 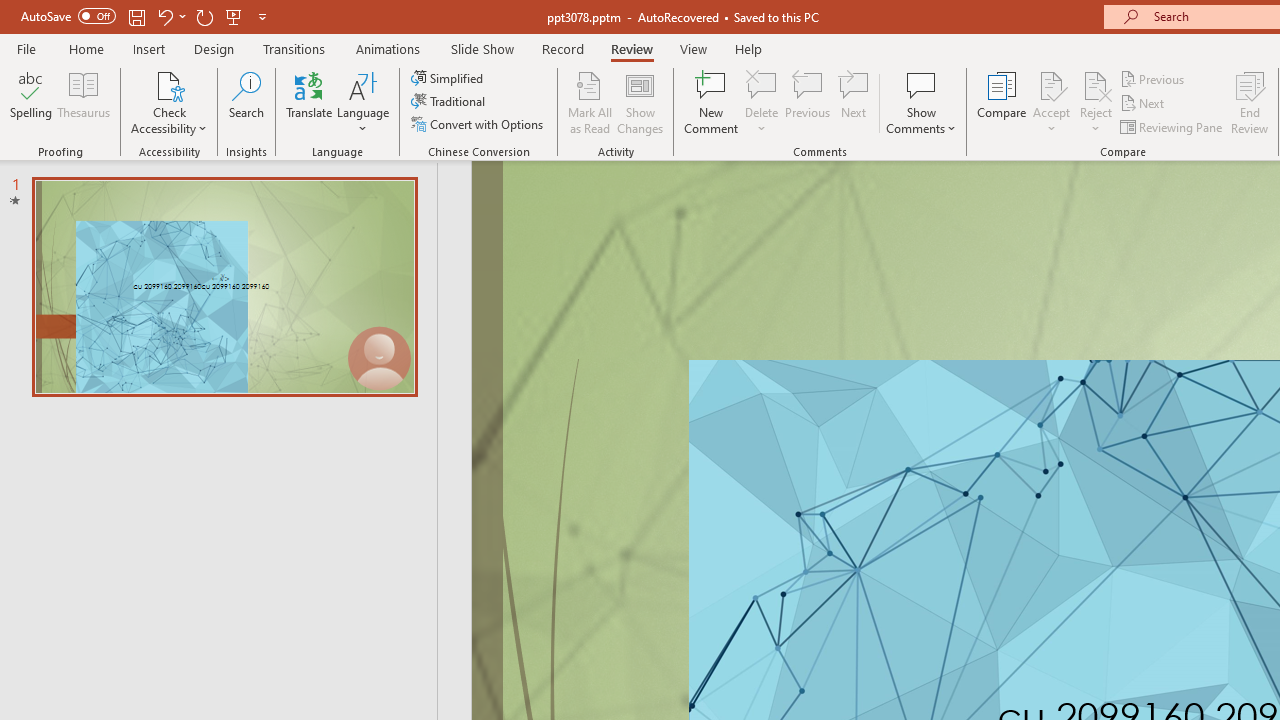 What do you see at coordinates (589, 103) in the screenshot?
I see `'Mark All as Read'` at bounding box center [589, 103].